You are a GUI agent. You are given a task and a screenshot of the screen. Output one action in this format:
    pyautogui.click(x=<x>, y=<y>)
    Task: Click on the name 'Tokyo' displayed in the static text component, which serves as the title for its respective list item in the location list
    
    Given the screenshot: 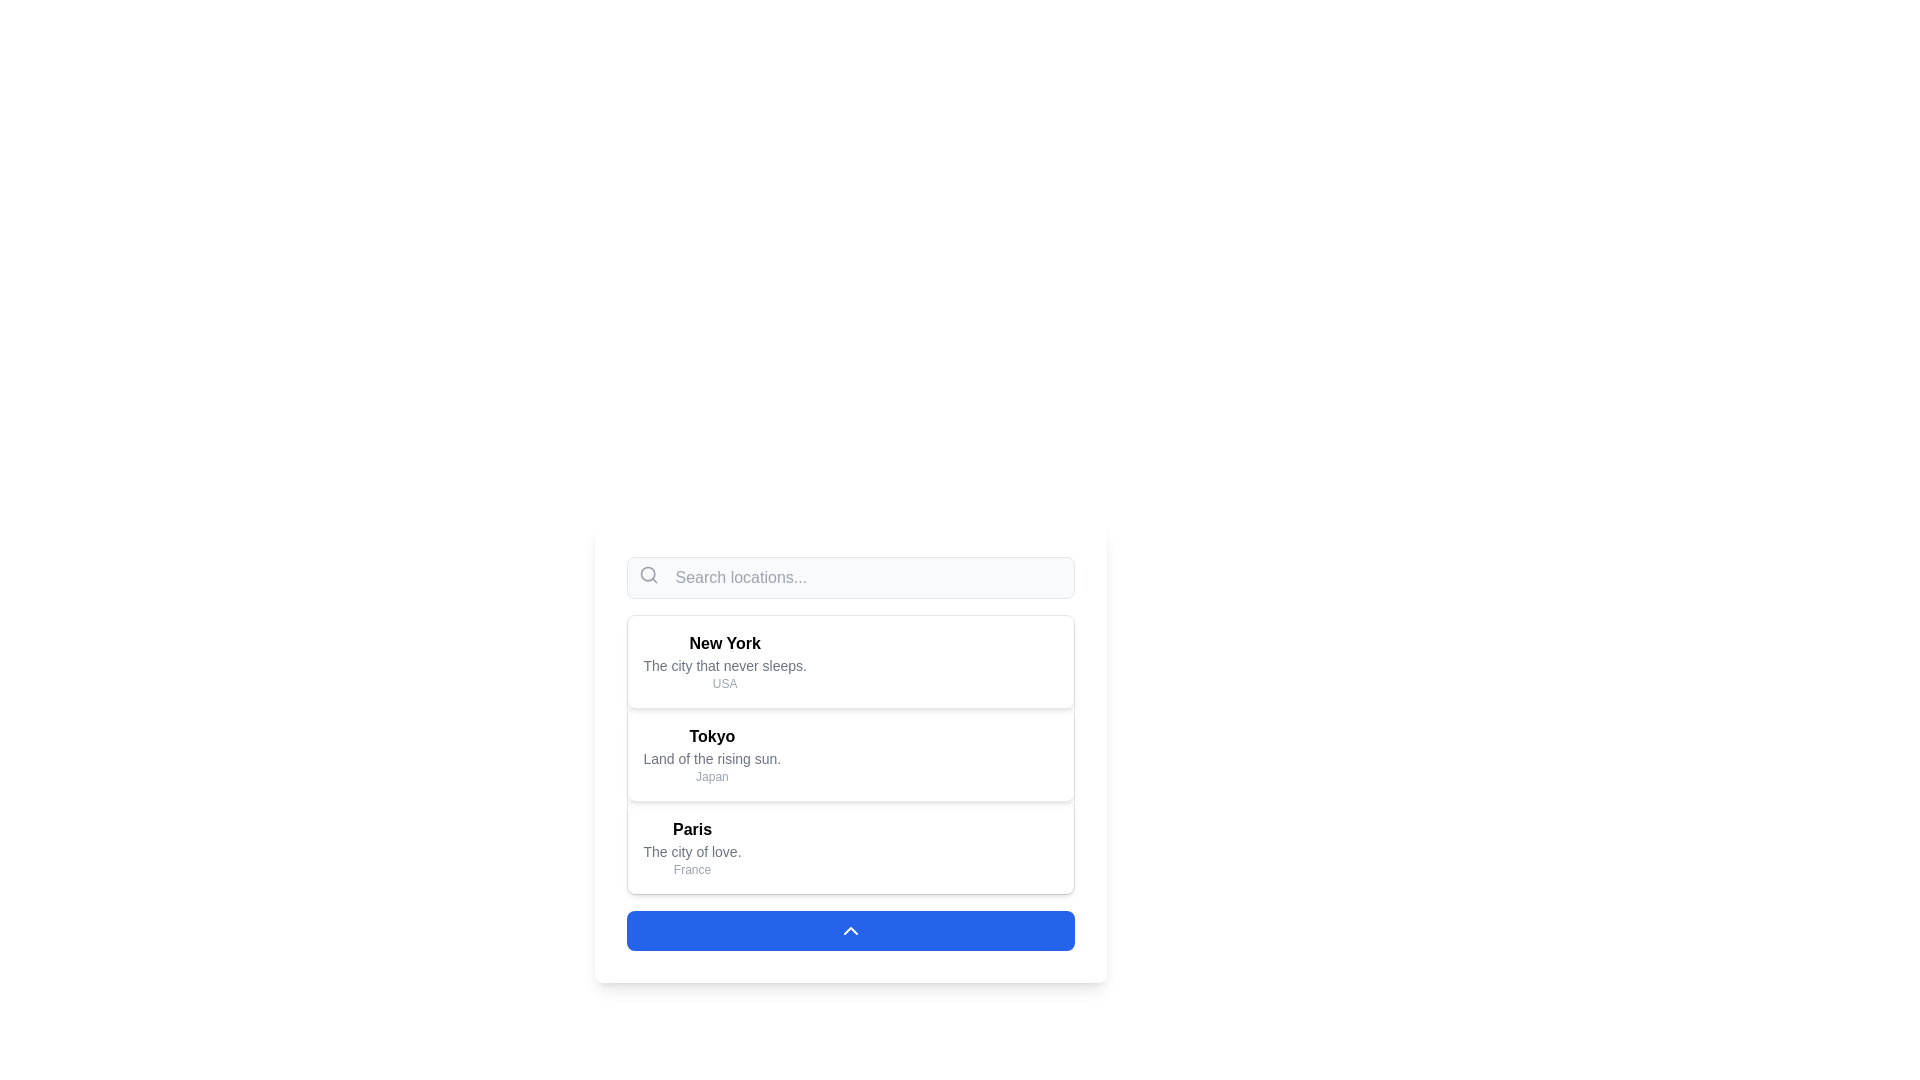 What is the action you would take?
    pyautogui.click(x=712, y=736)
    